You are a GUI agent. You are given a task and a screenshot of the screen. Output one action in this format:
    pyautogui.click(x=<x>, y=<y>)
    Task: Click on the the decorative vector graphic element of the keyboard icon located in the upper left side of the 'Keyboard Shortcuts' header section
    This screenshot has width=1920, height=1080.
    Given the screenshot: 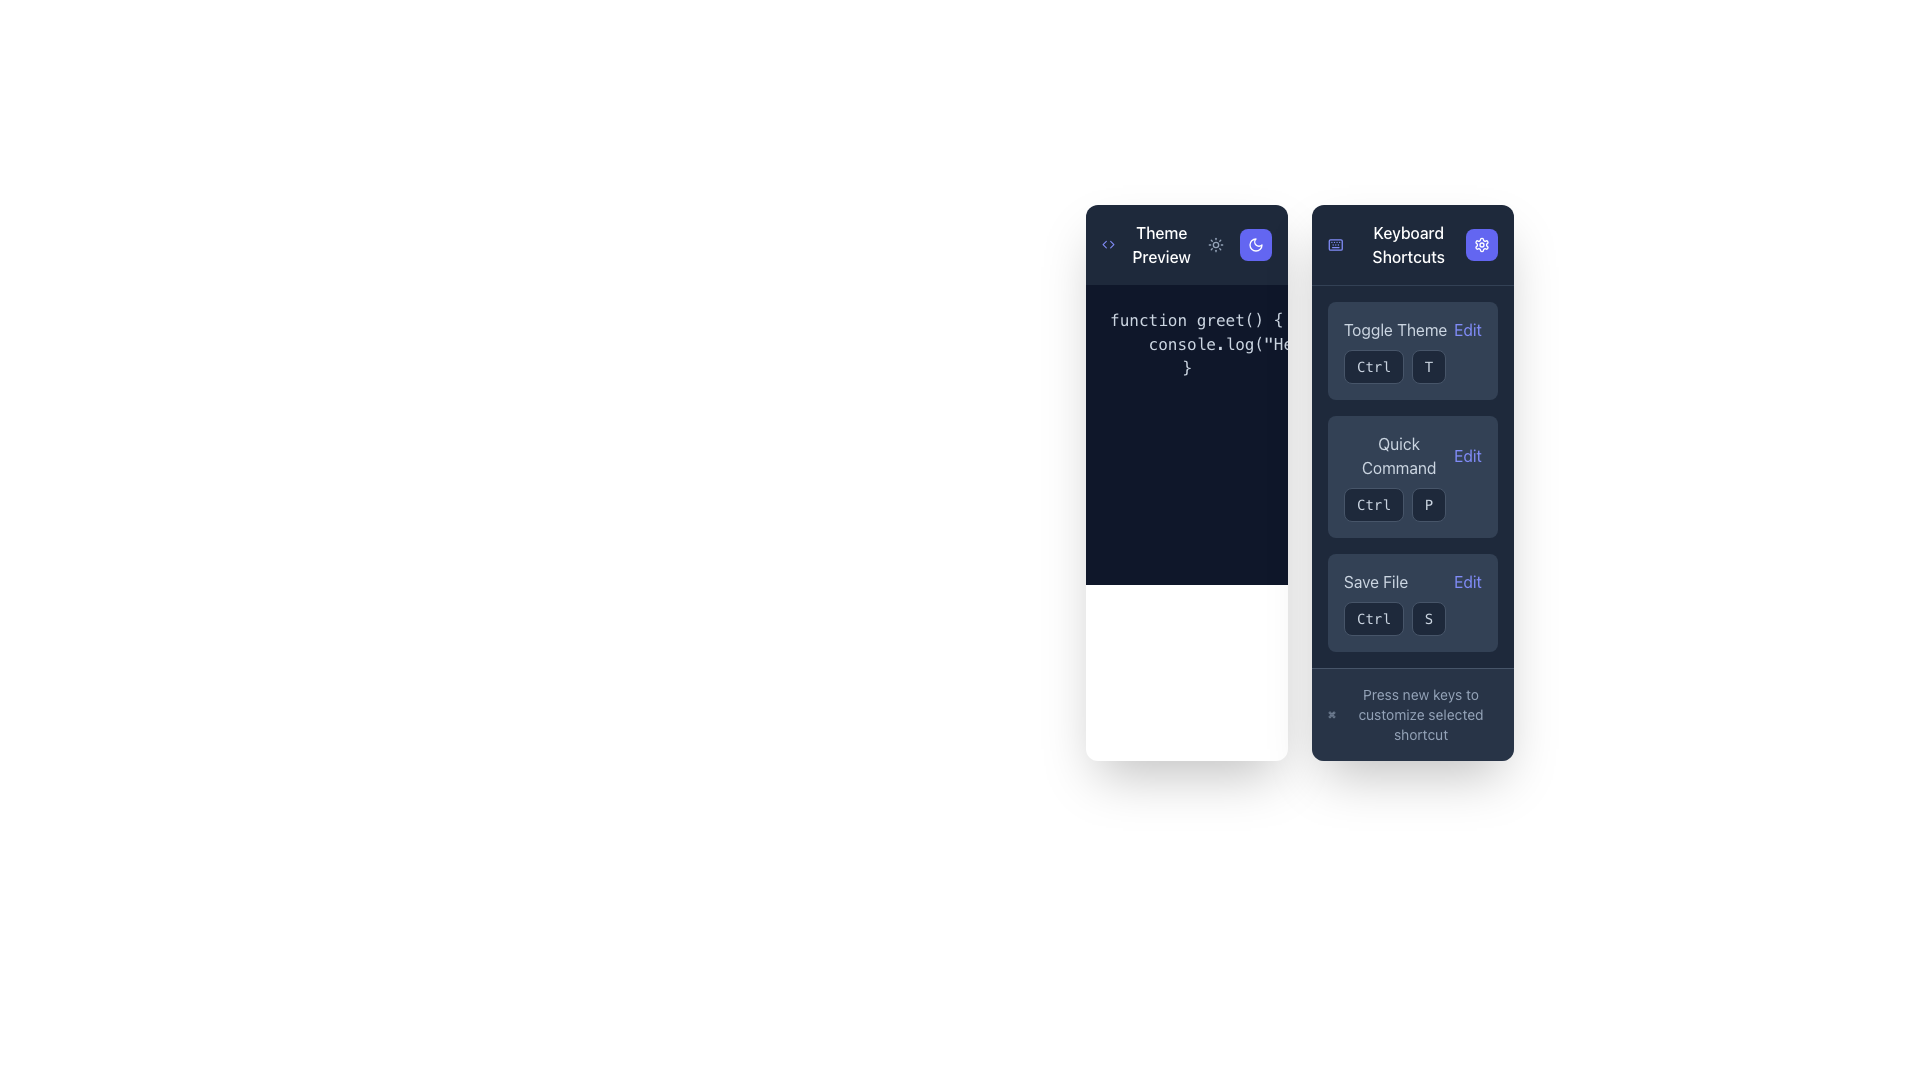 What is the action you would take?
    pyautogui.click(x=1335, y=244)
    